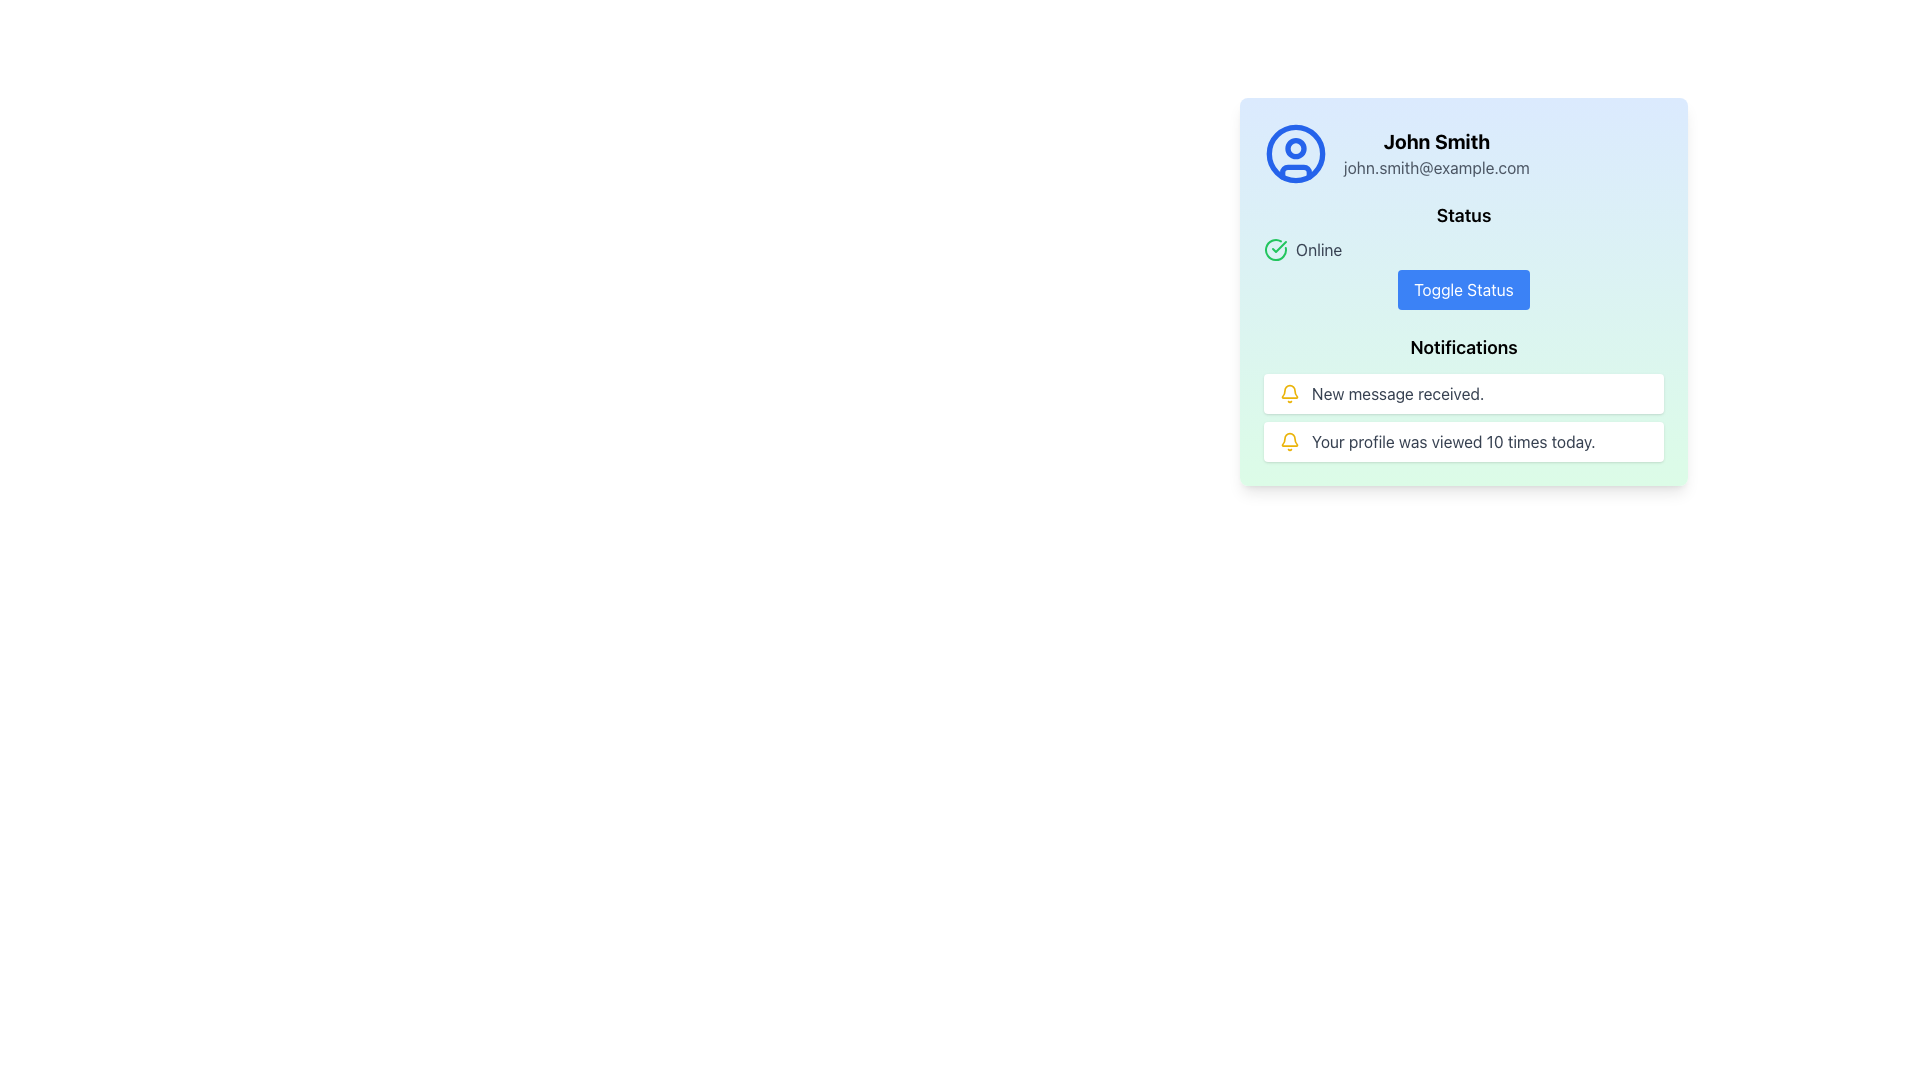 The height and width of the screenshot is (1080, 1920). I want to click on the text element displaying 'John Smith' in bold font, which is located in the user information card just below the circular user icon, so click(1435, 141).